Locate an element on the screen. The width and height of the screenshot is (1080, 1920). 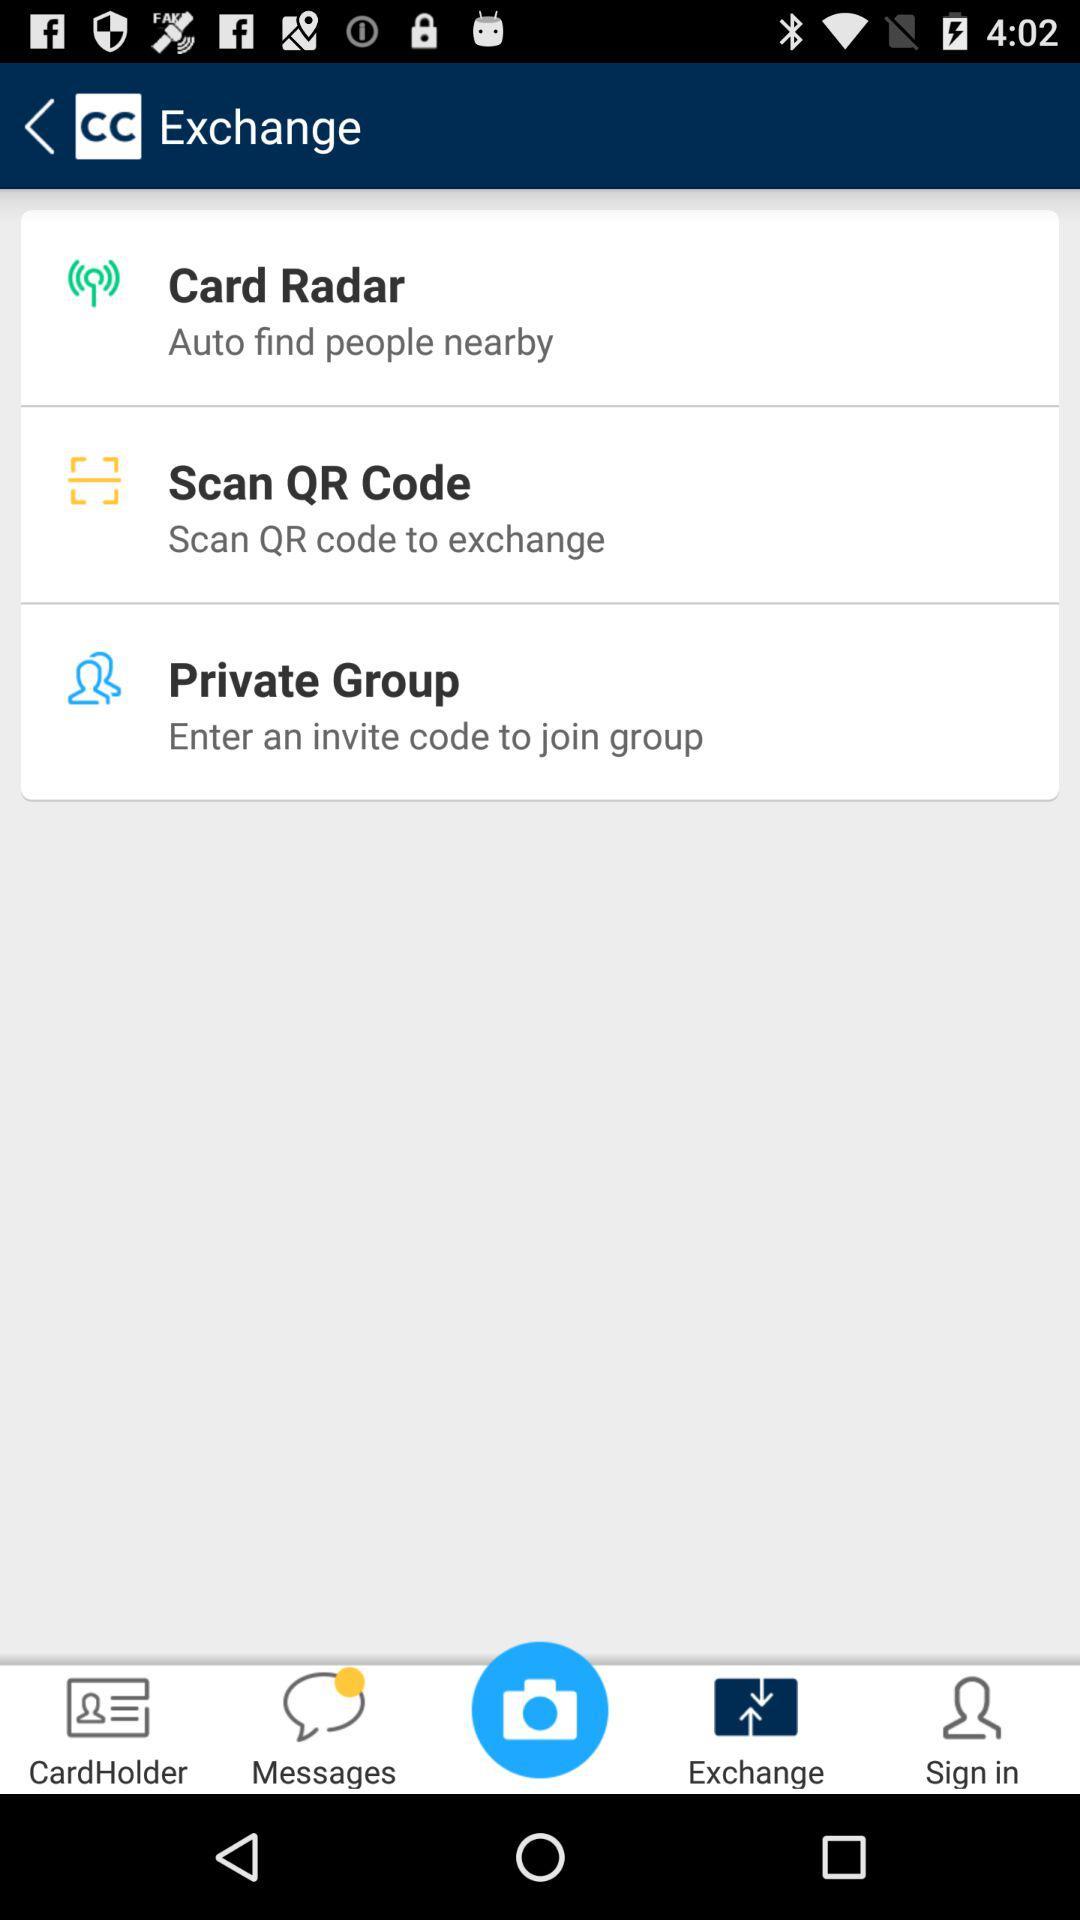
the icon below enter an invite app is located at coordinates (323, 1726).